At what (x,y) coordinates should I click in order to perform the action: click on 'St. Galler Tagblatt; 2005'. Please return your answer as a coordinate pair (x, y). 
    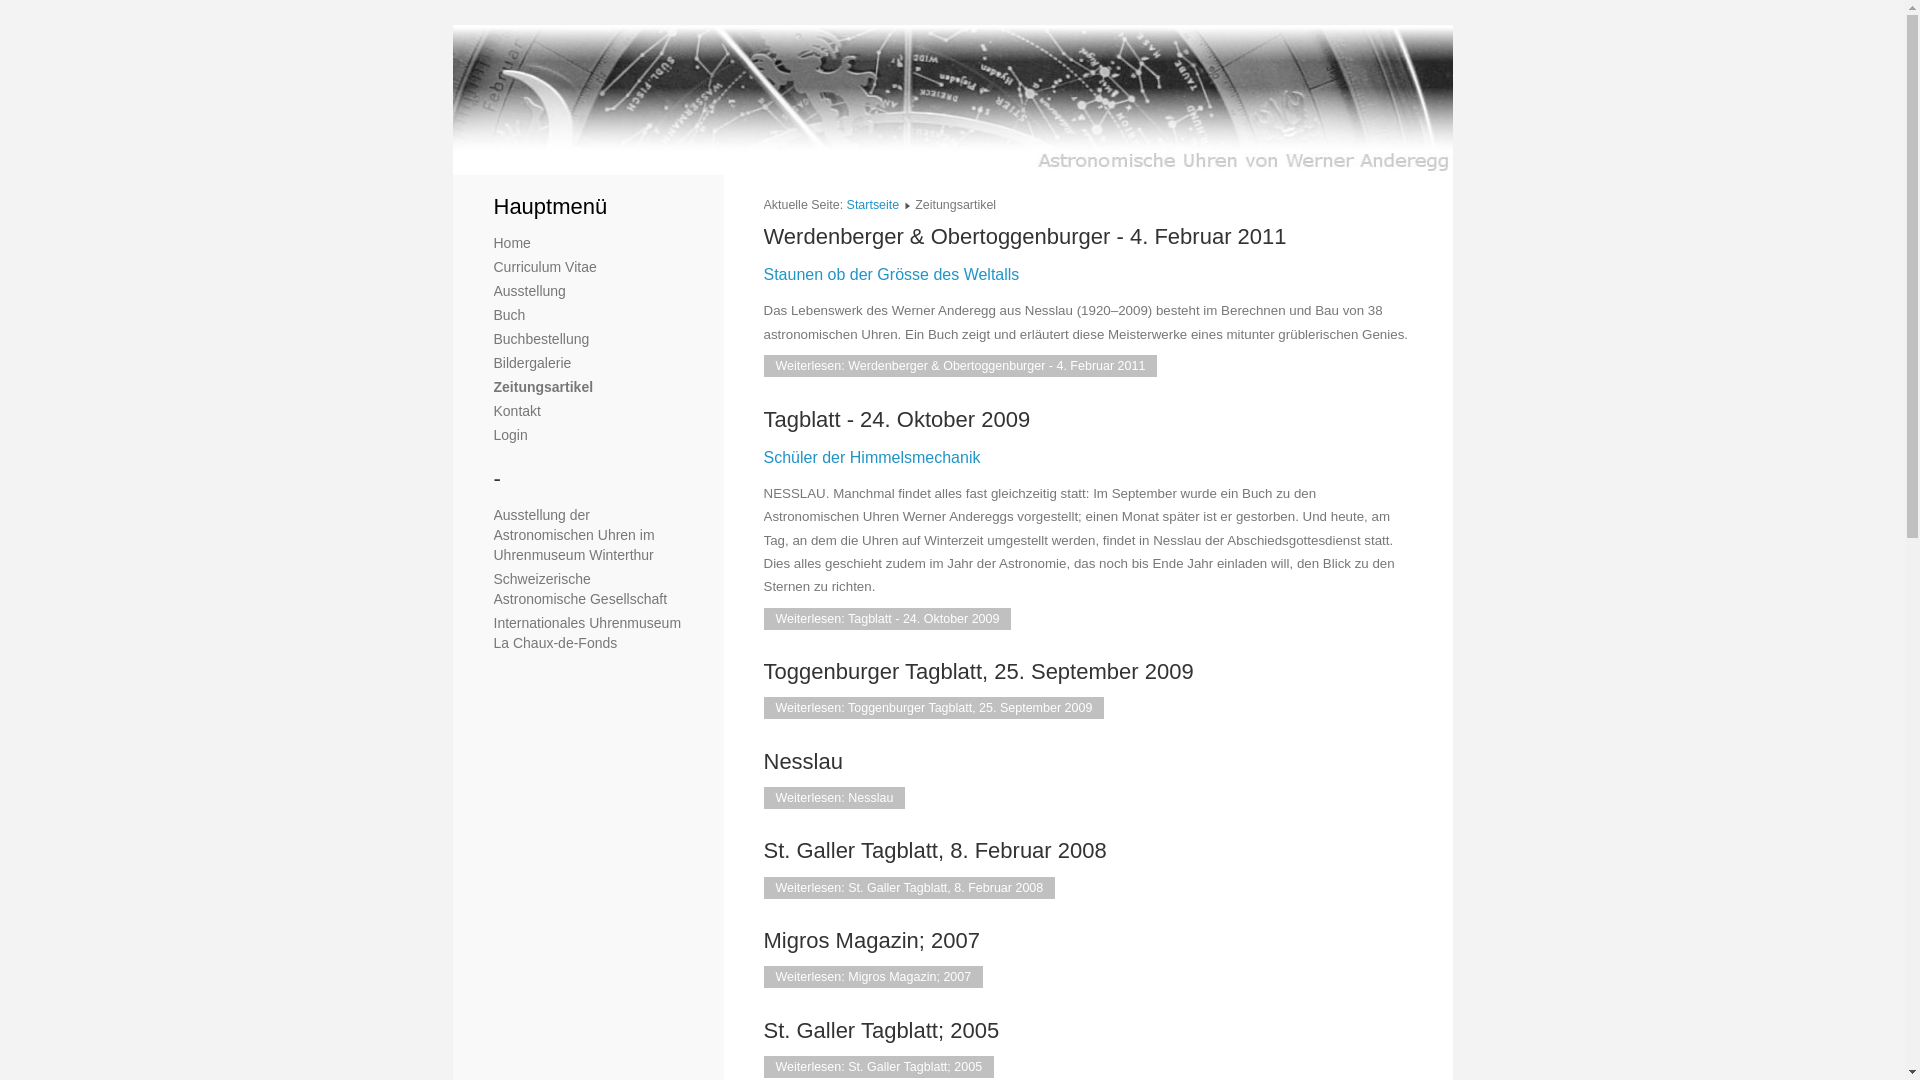
    Looking at the image, I should click on (762, 1030).